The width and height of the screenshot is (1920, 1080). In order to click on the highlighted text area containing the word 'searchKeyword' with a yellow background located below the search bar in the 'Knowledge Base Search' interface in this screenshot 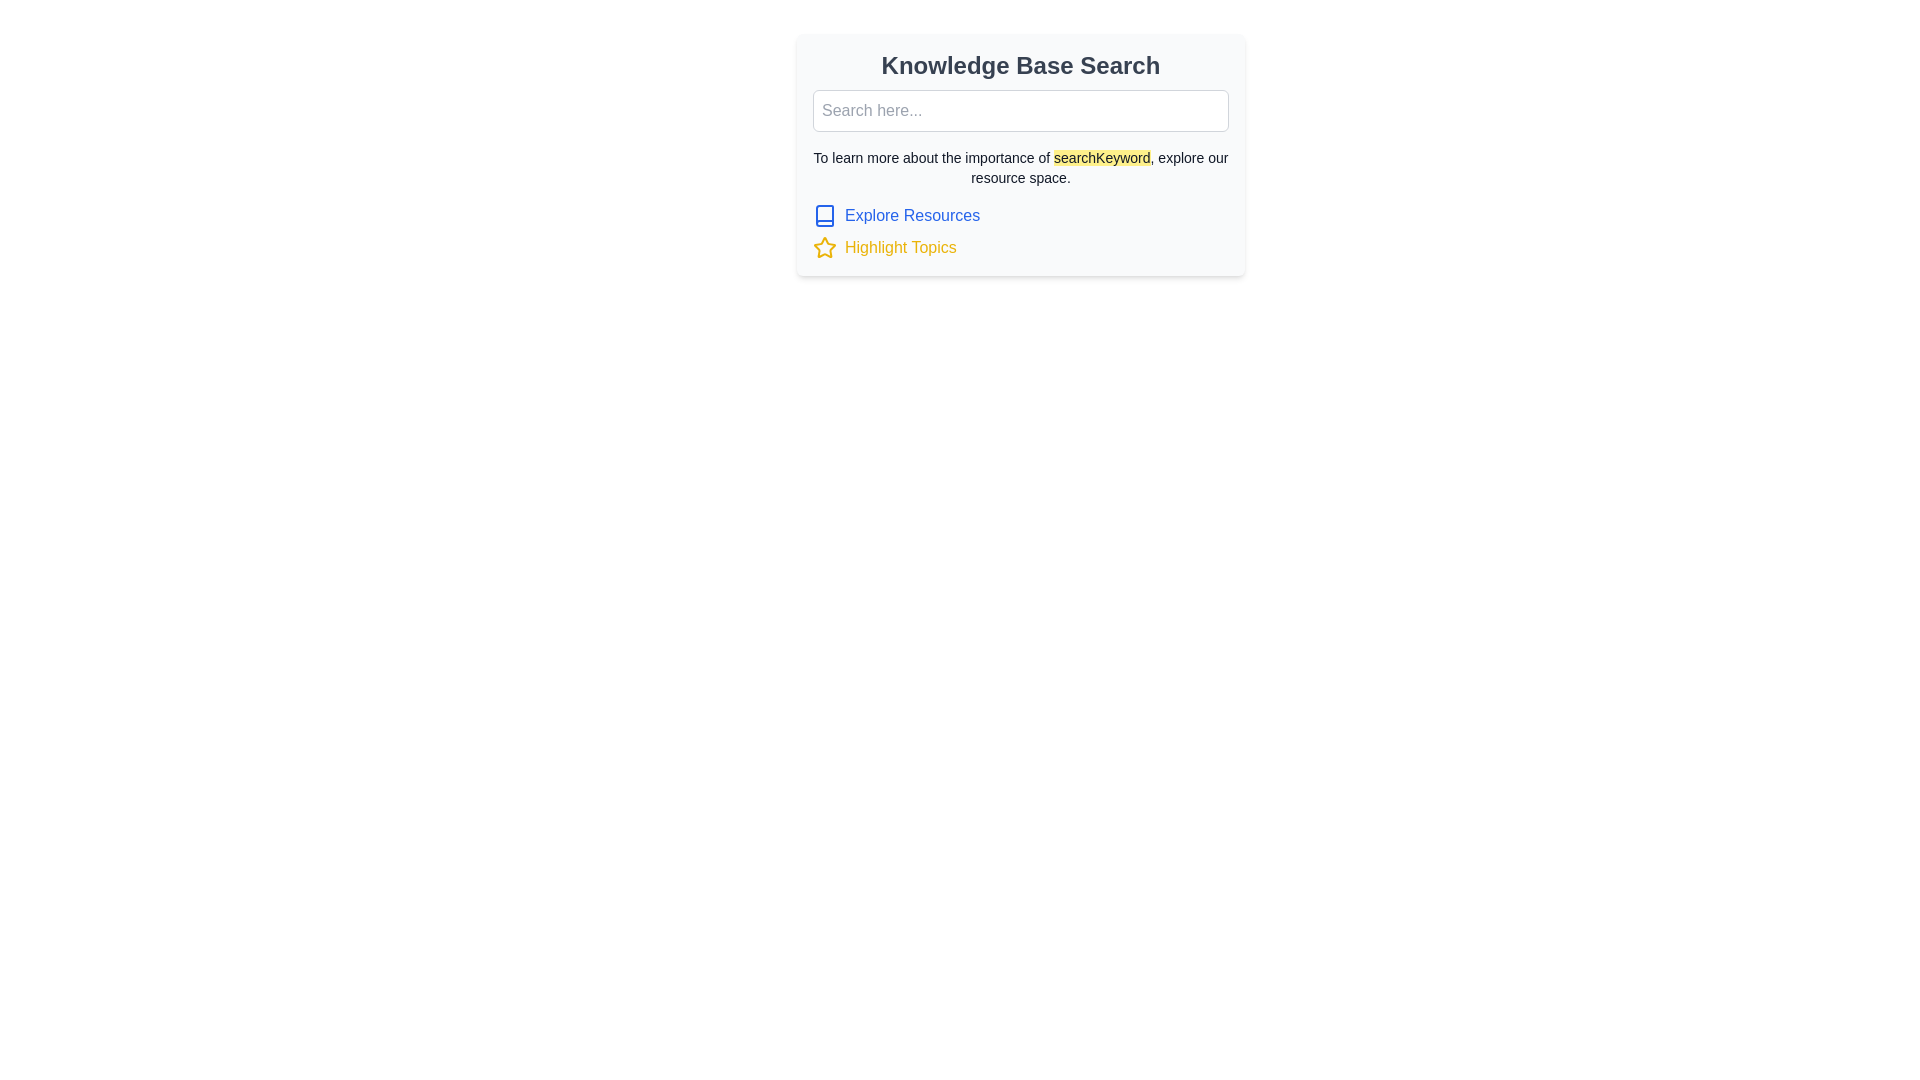, I will do `click(1101, 157)`.